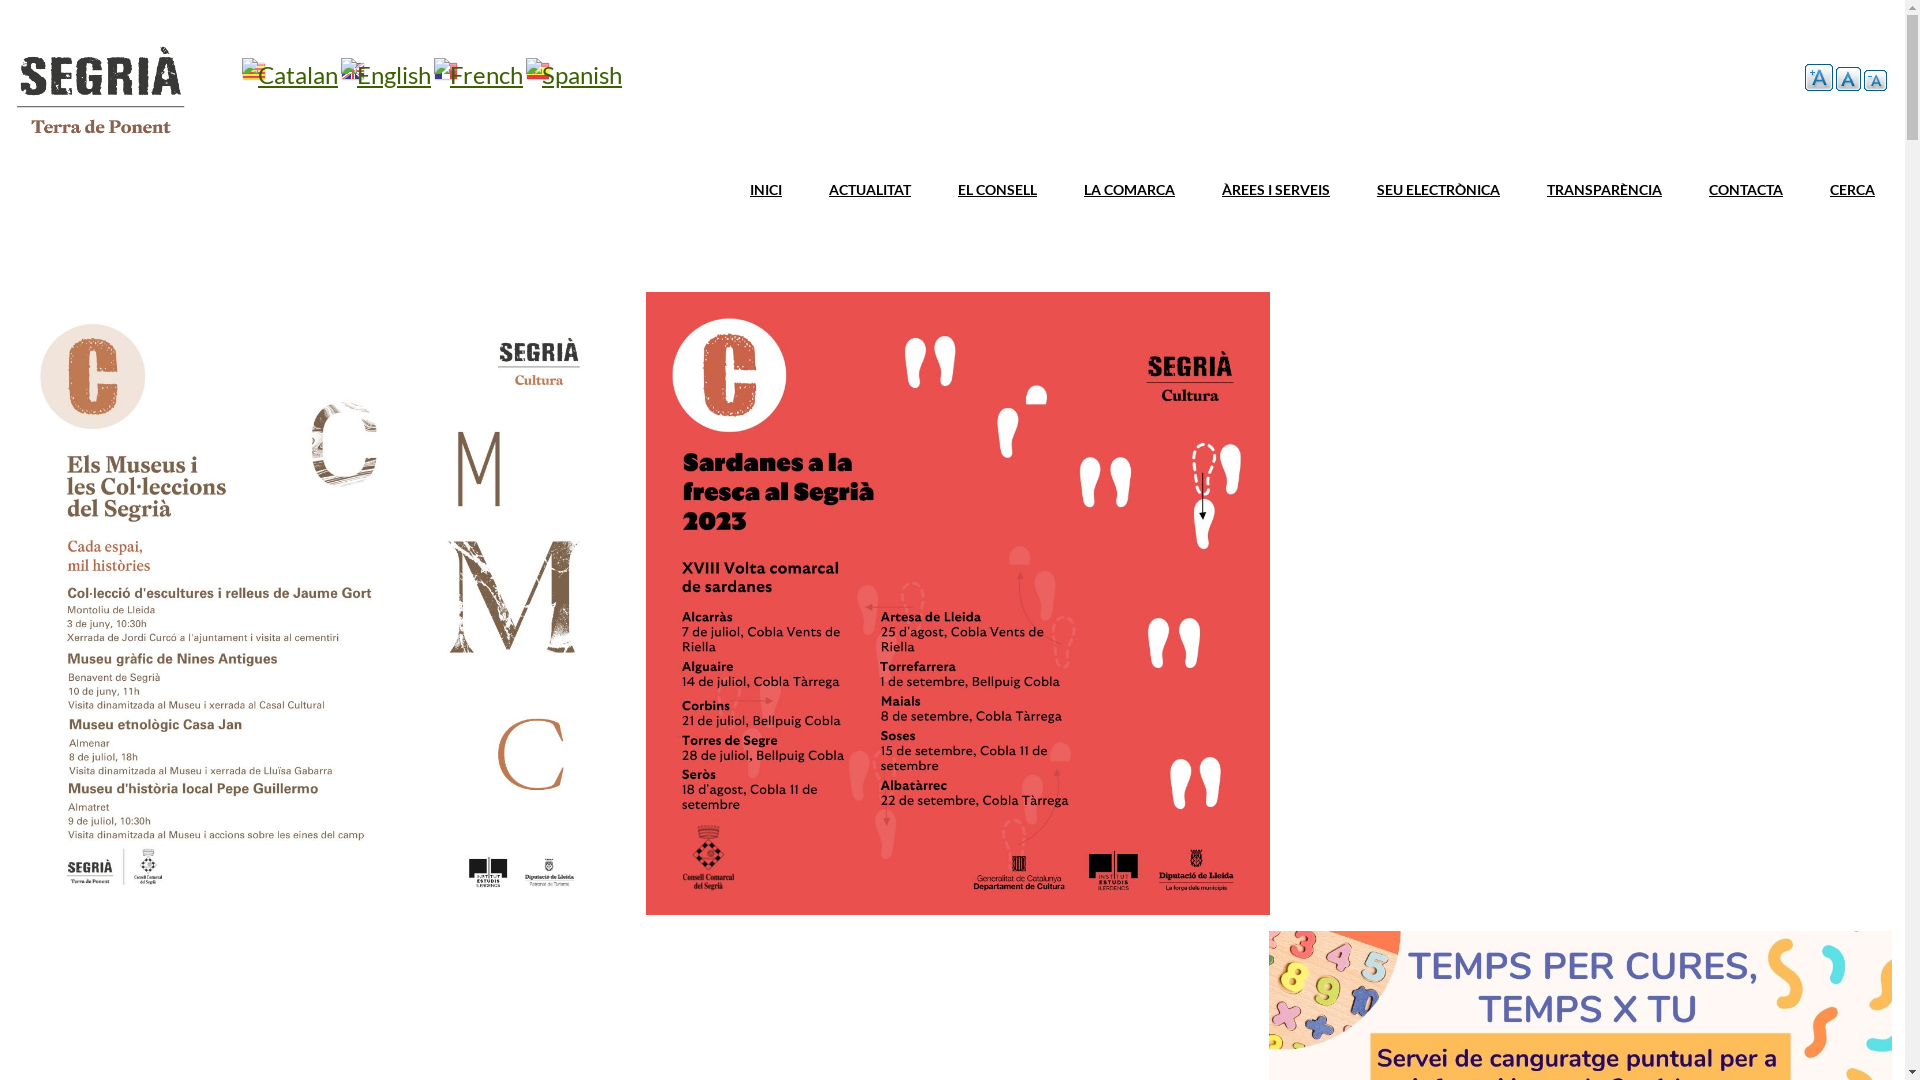 This screenshot has height=1080, width=1920. I want to click on 'Inici', so click(99, 136).